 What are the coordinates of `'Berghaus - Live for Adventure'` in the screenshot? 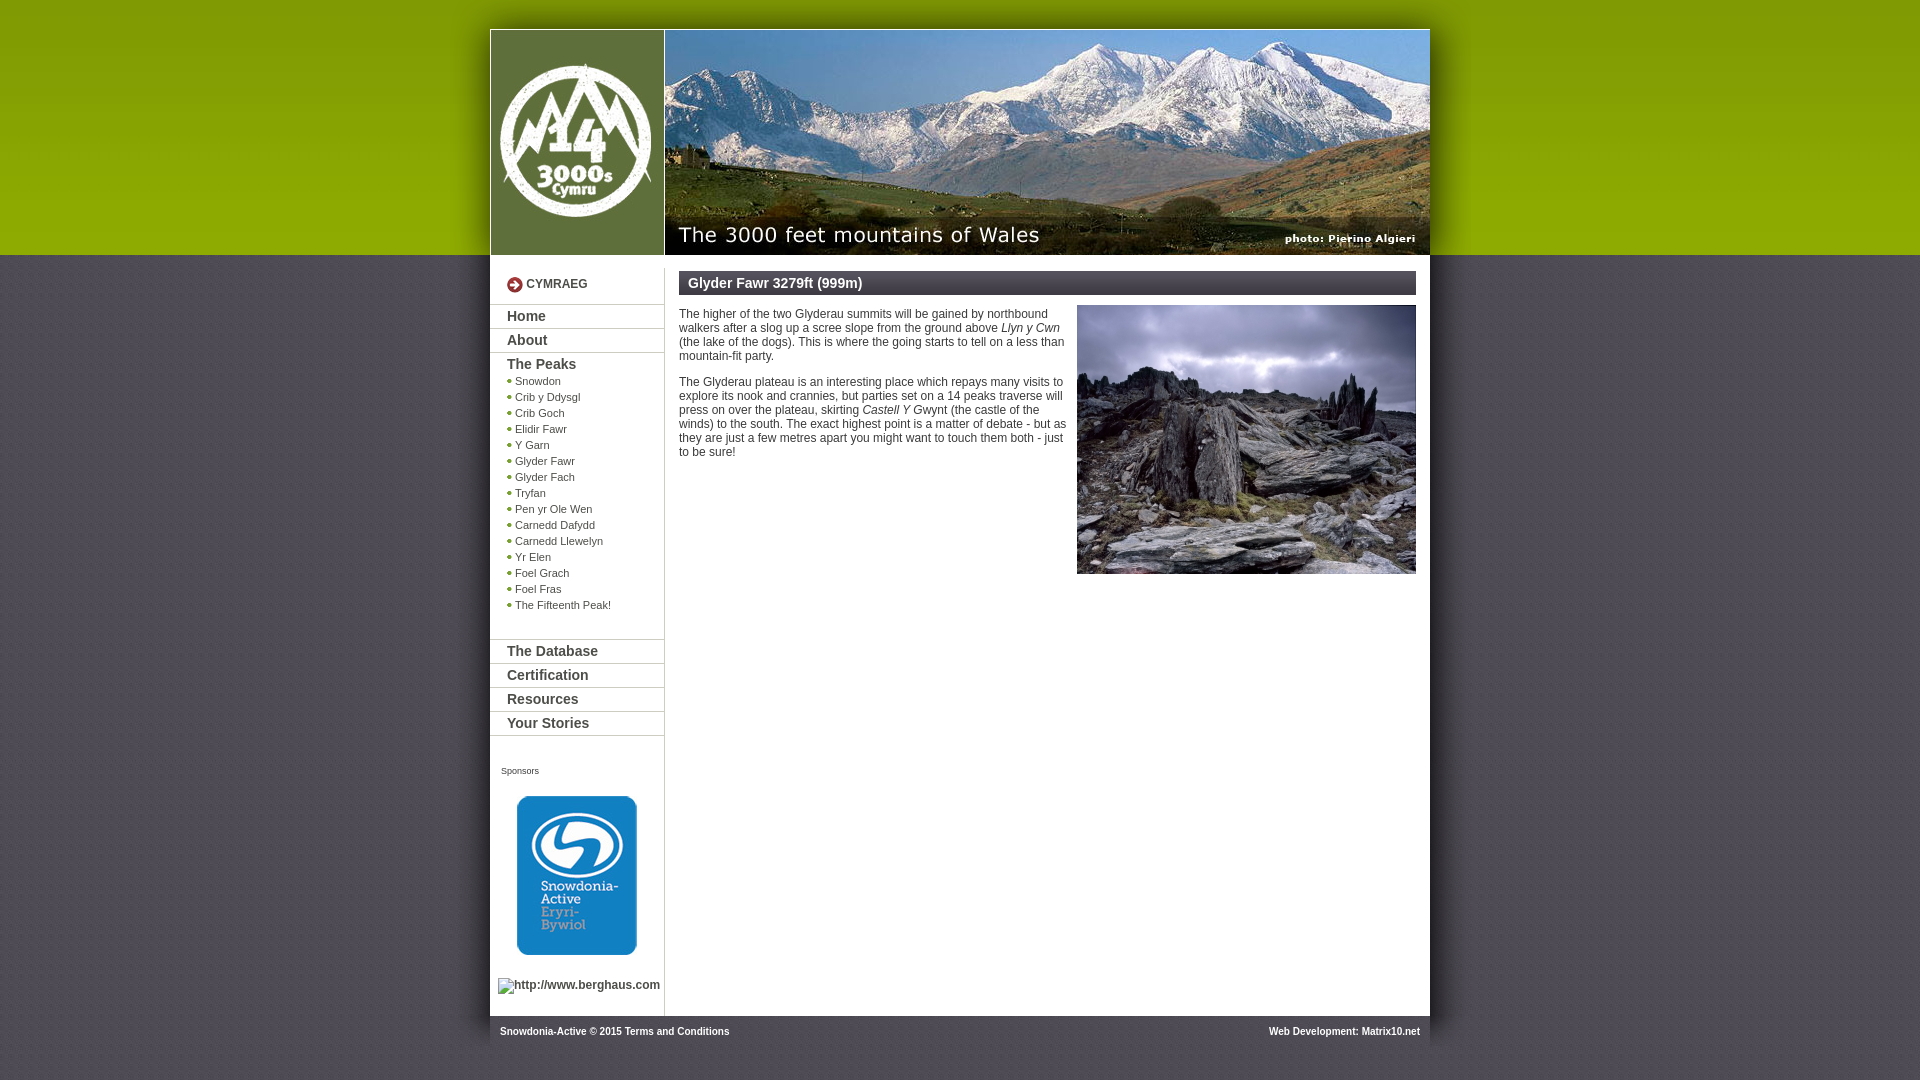 It's located at (578, 985).